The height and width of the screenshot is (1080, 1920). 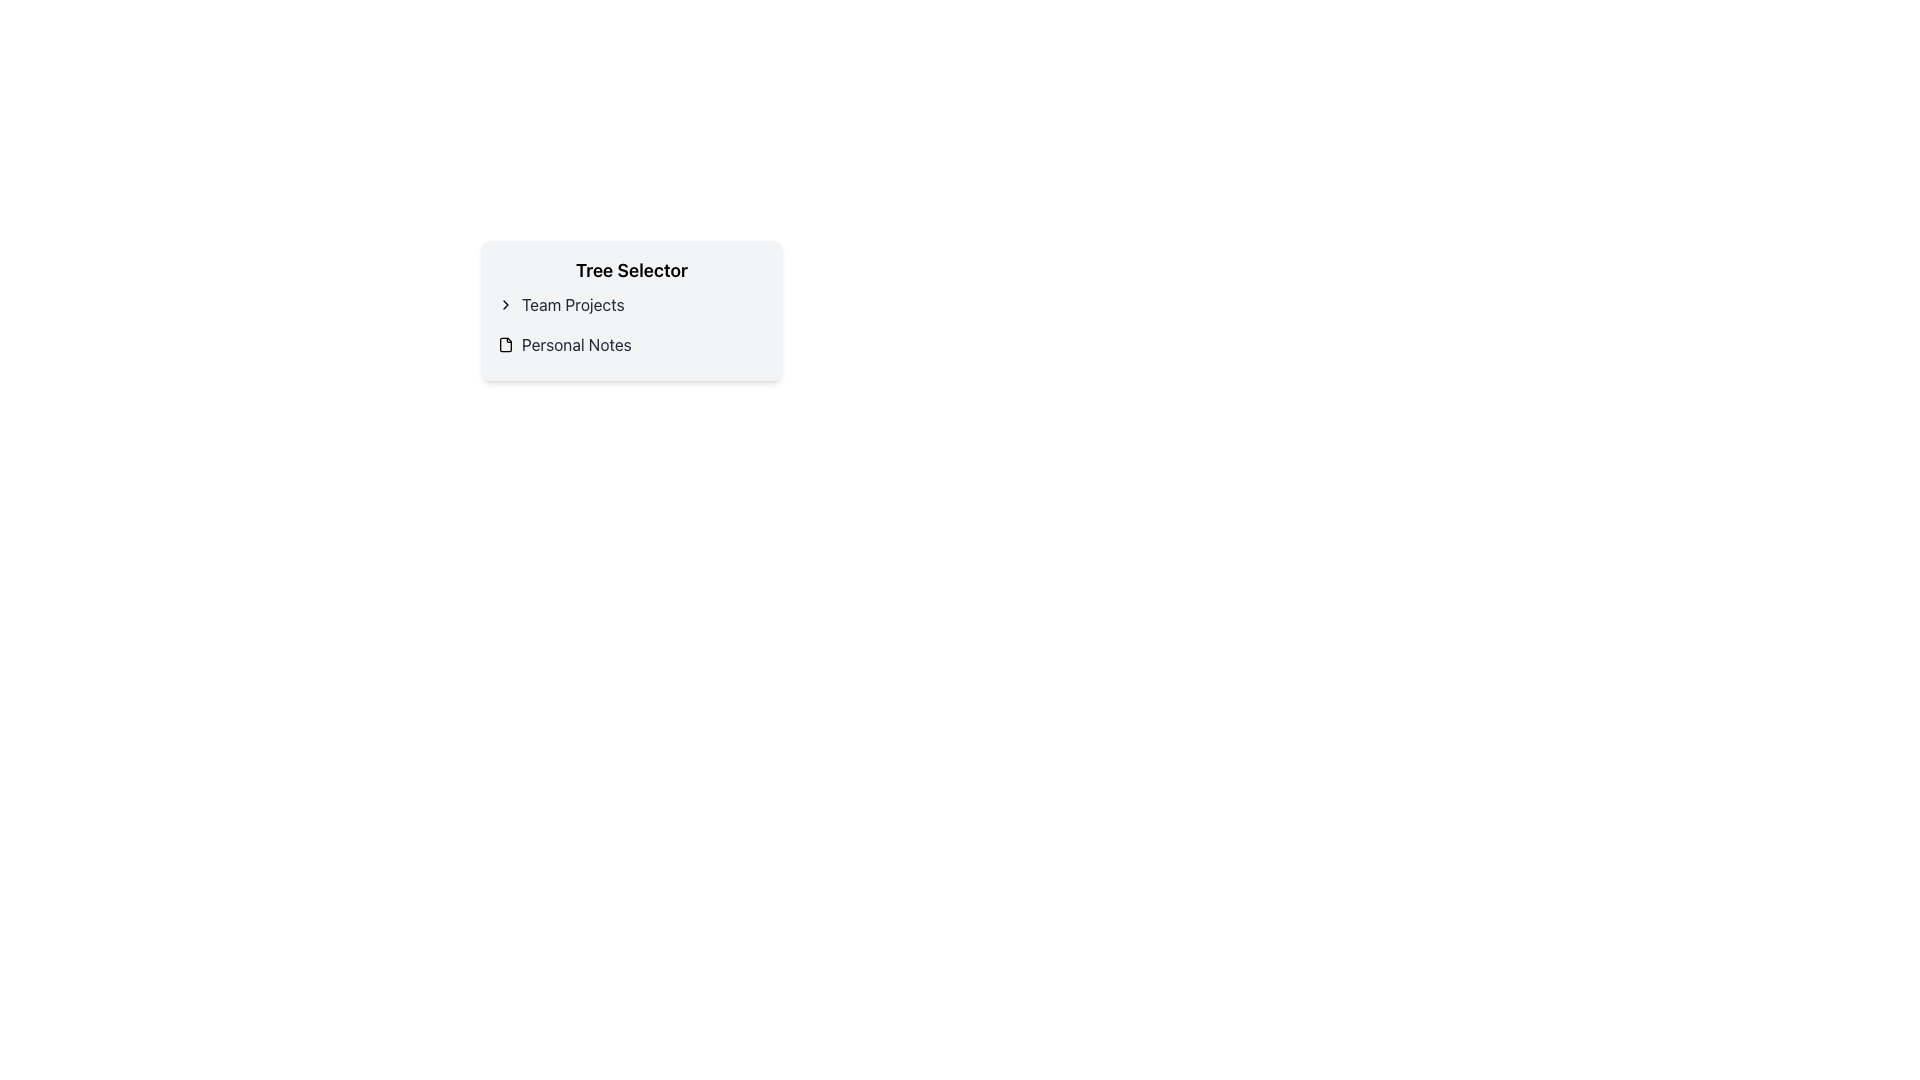 I want to click on the Text Label that serves as the title or header for the card, located at the top of the card layout, so click(x=631, y=270).